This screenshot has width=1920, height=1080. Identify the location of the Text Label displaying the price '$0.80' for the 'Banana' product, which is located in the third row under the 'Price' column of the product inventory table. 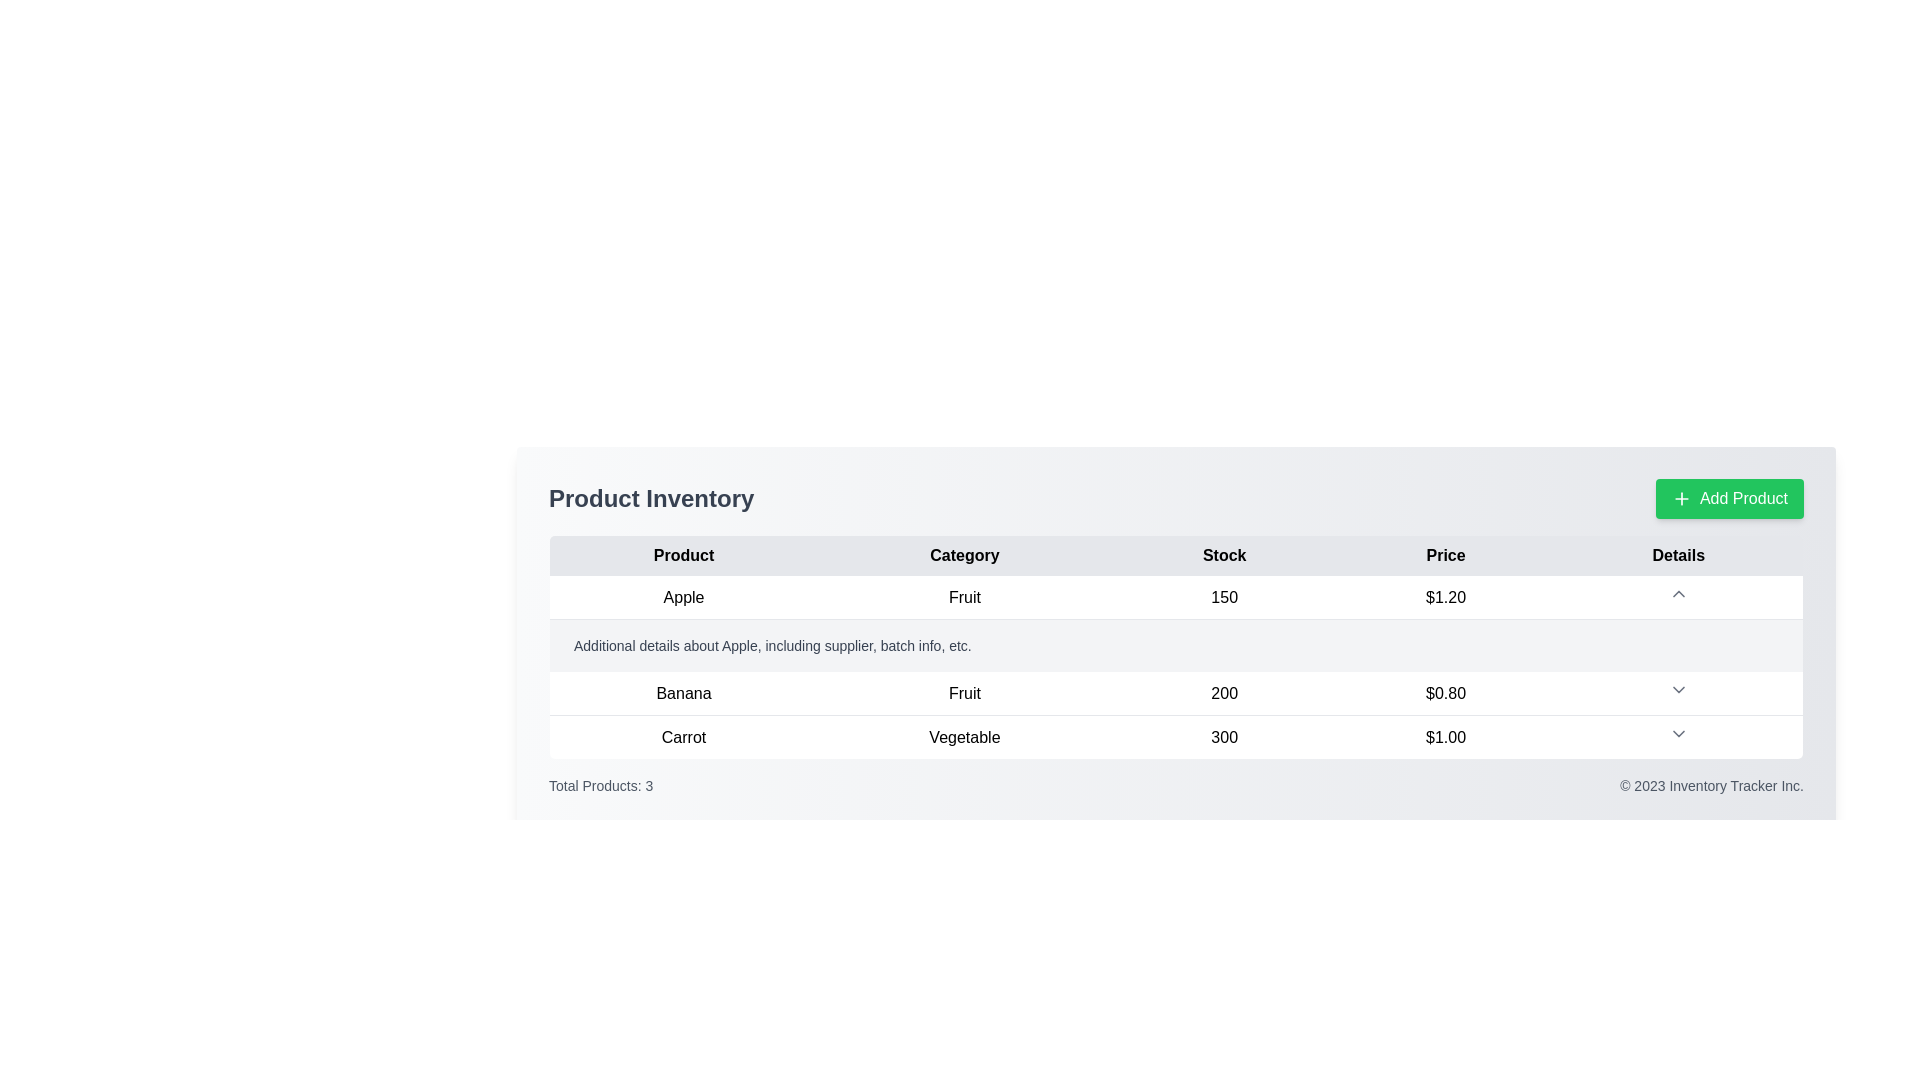
(1446, 692).